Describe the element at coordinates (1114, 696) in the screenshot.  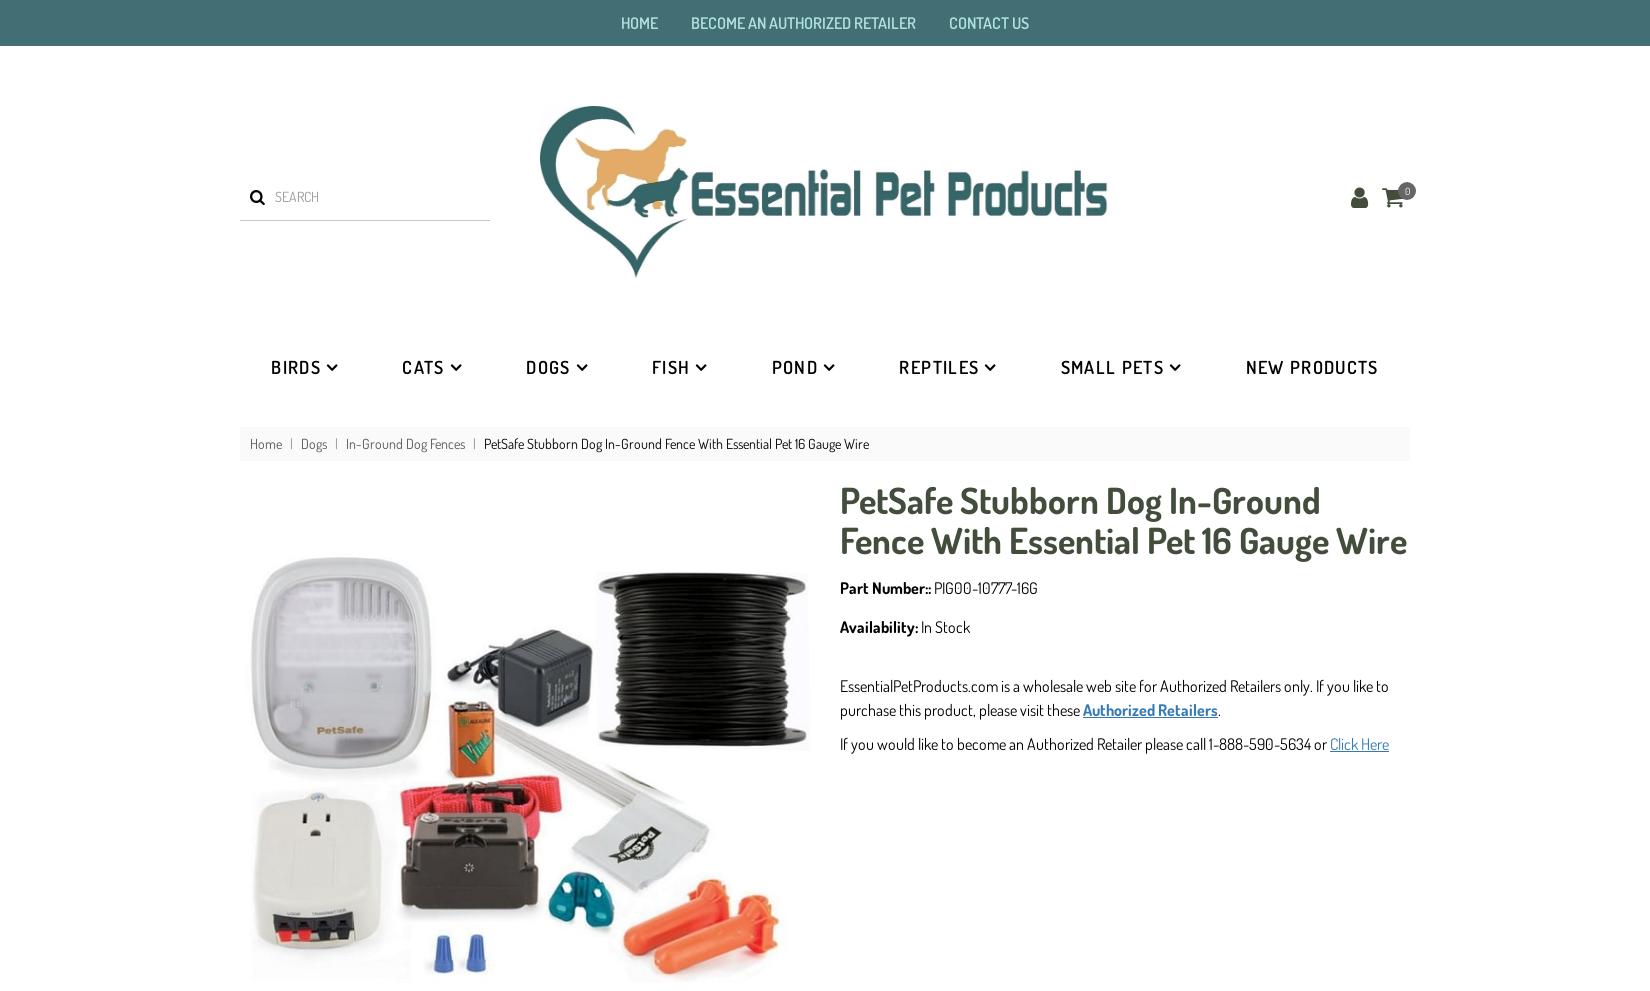
I see `'EssentialPetProducts.com is a wholesale web site for Authorized Retailers
only. If you like to purchase this product, please visit these'` at that location.